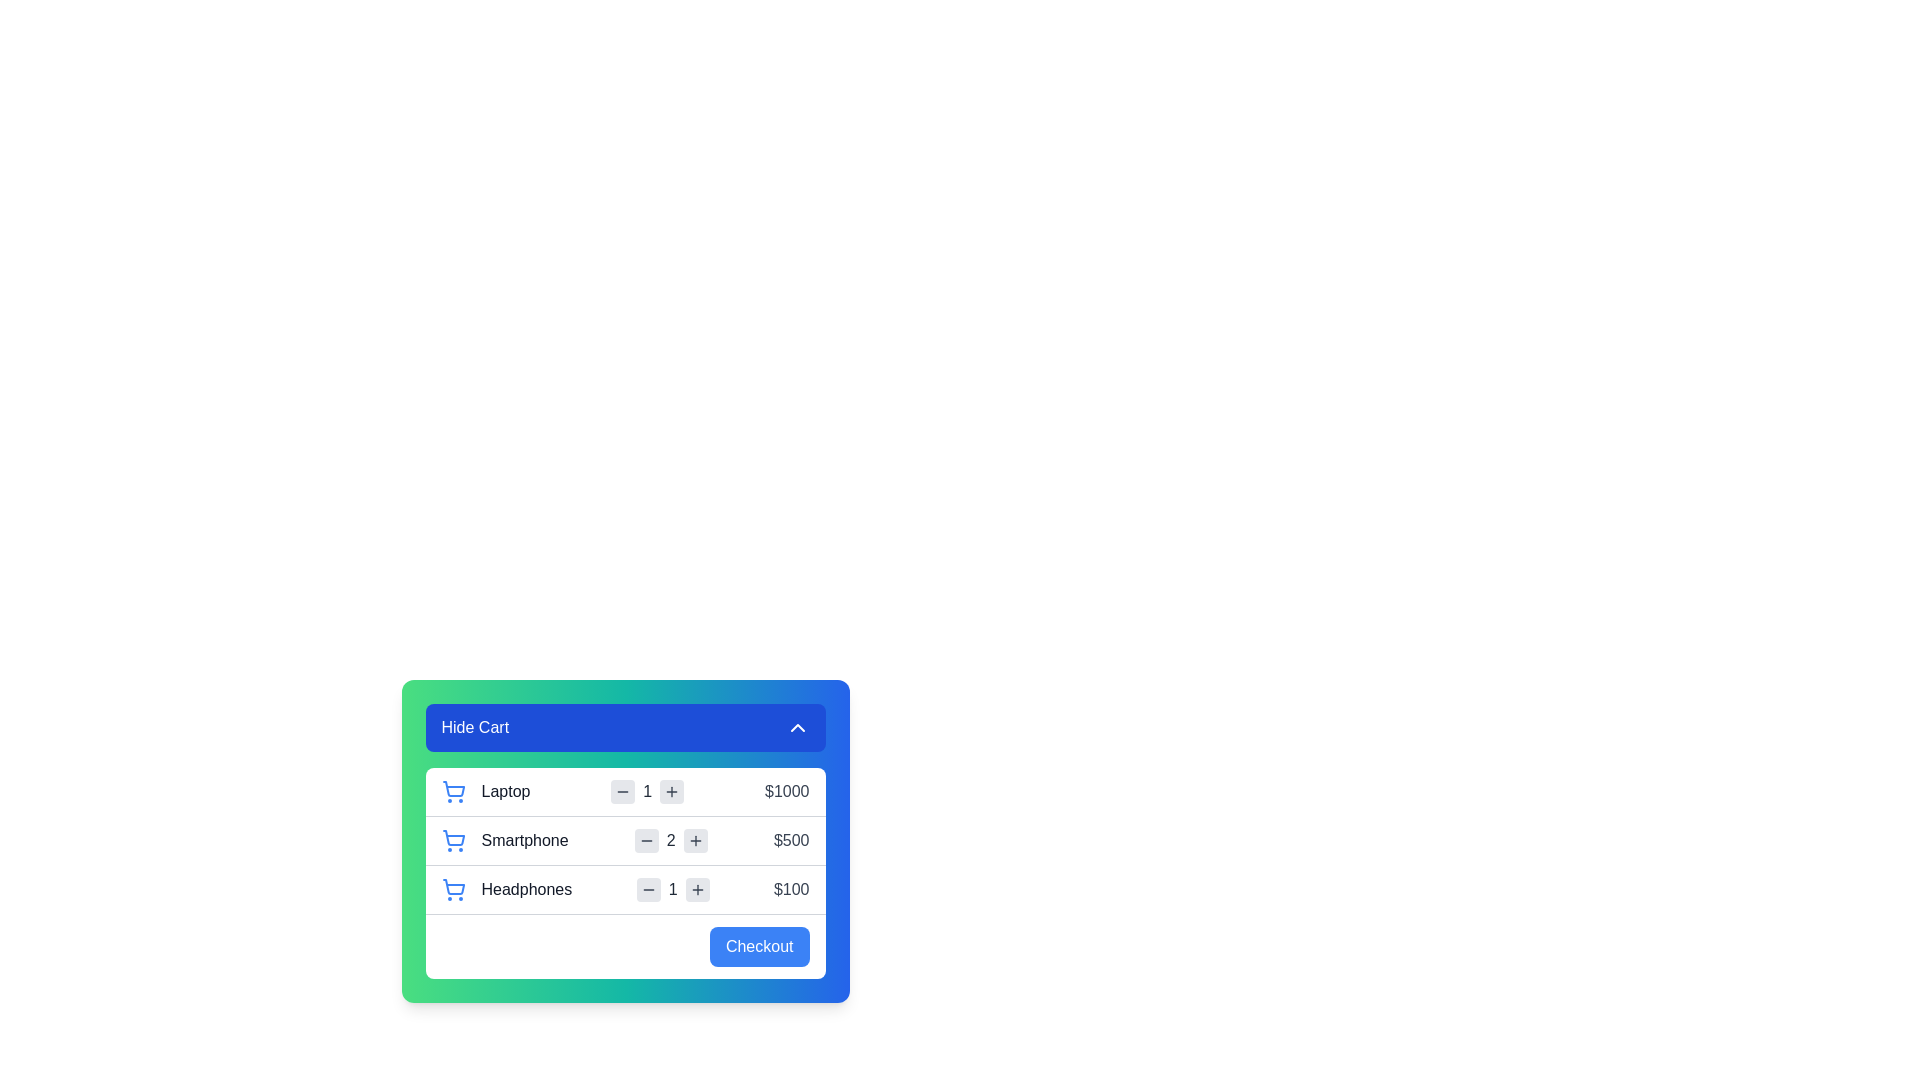  Describe the element at coordinates (525, 840) in the screenshot. I see `the text label identifying the second item in the shopping cart` at that location.